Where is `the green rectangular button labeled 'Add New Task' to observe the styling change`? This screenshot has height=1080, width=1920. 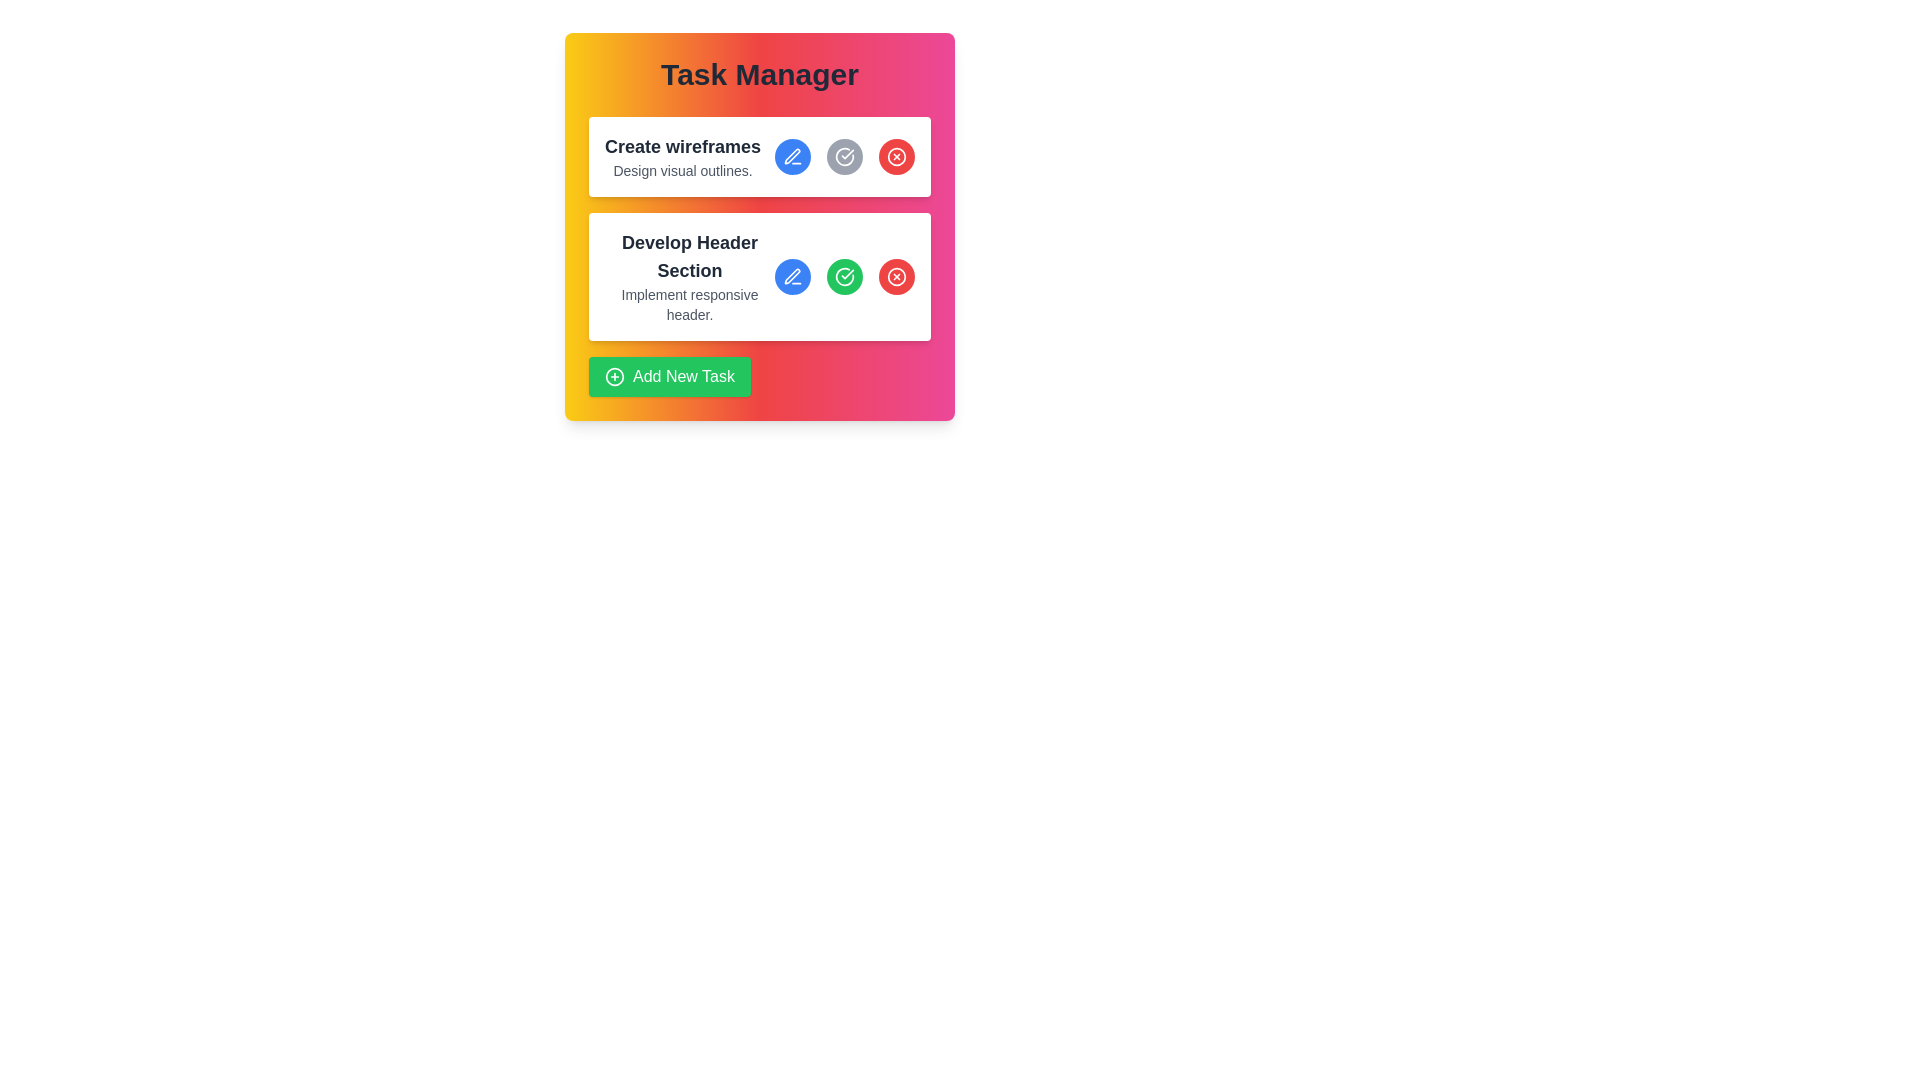 the green rectangular button labeled 'Add New Task' to observe the styling change is located at coordinates (670, 377).